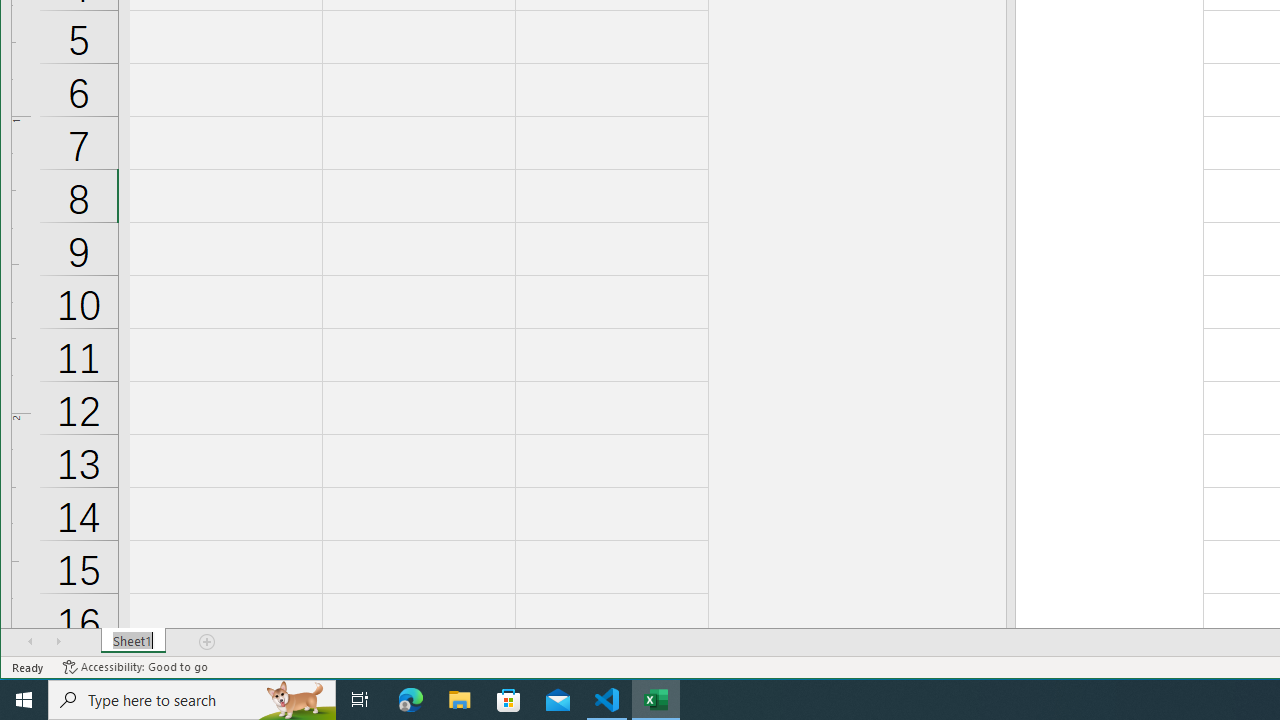 Image resolution: width=1280 pixels, height=720 pixels. I want to click on 'File Explorer', so click(459, 698).